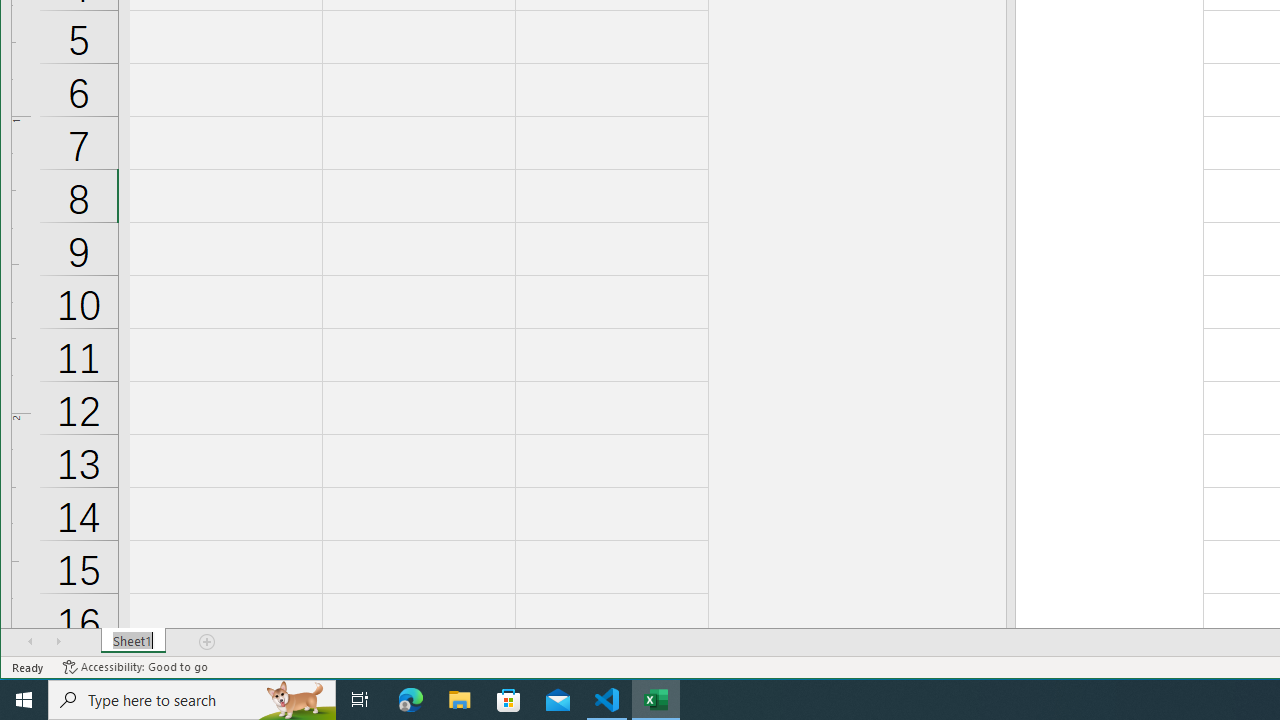 Image resolution: width=1280 pixels, height=720 pixels. I want to click on 'File Explorer', so click(459, 698).